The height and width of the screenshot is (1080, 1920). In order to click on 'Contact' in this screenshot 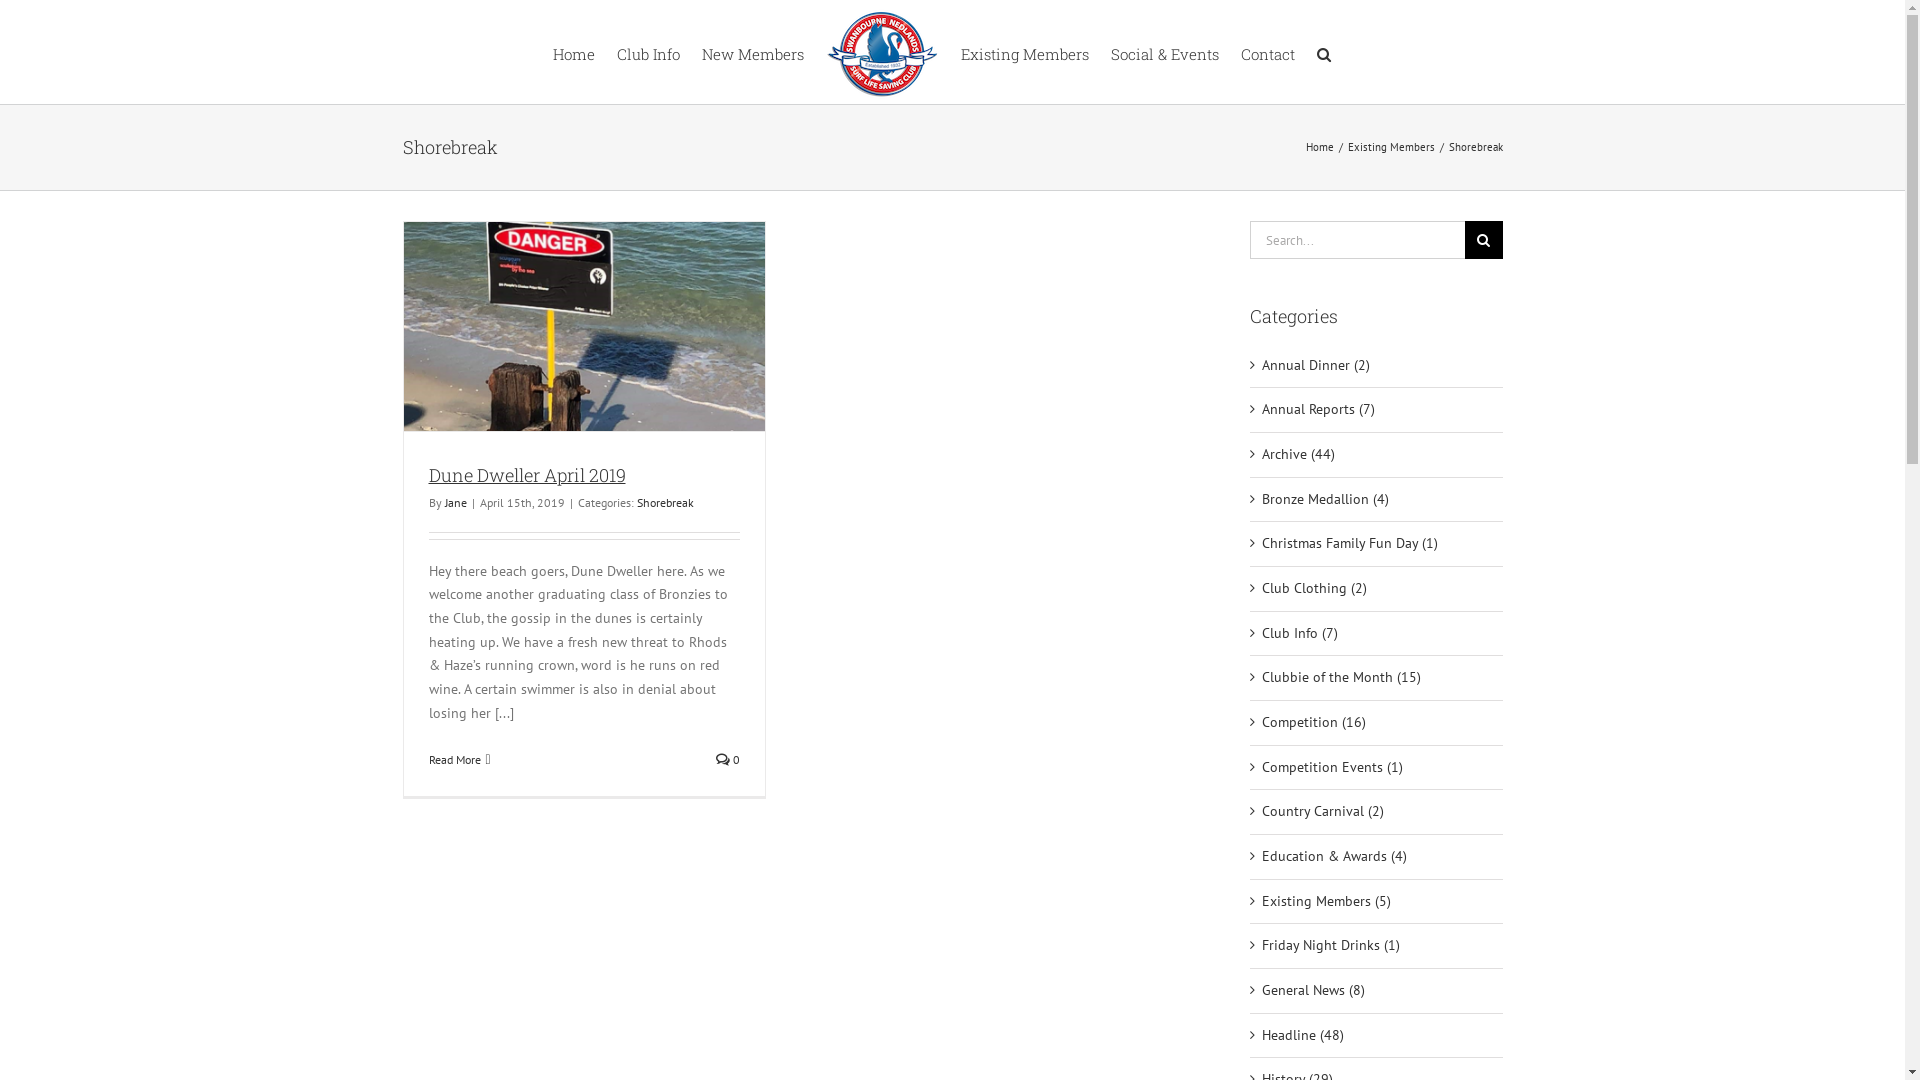, I will do `click(1266, 50)`.